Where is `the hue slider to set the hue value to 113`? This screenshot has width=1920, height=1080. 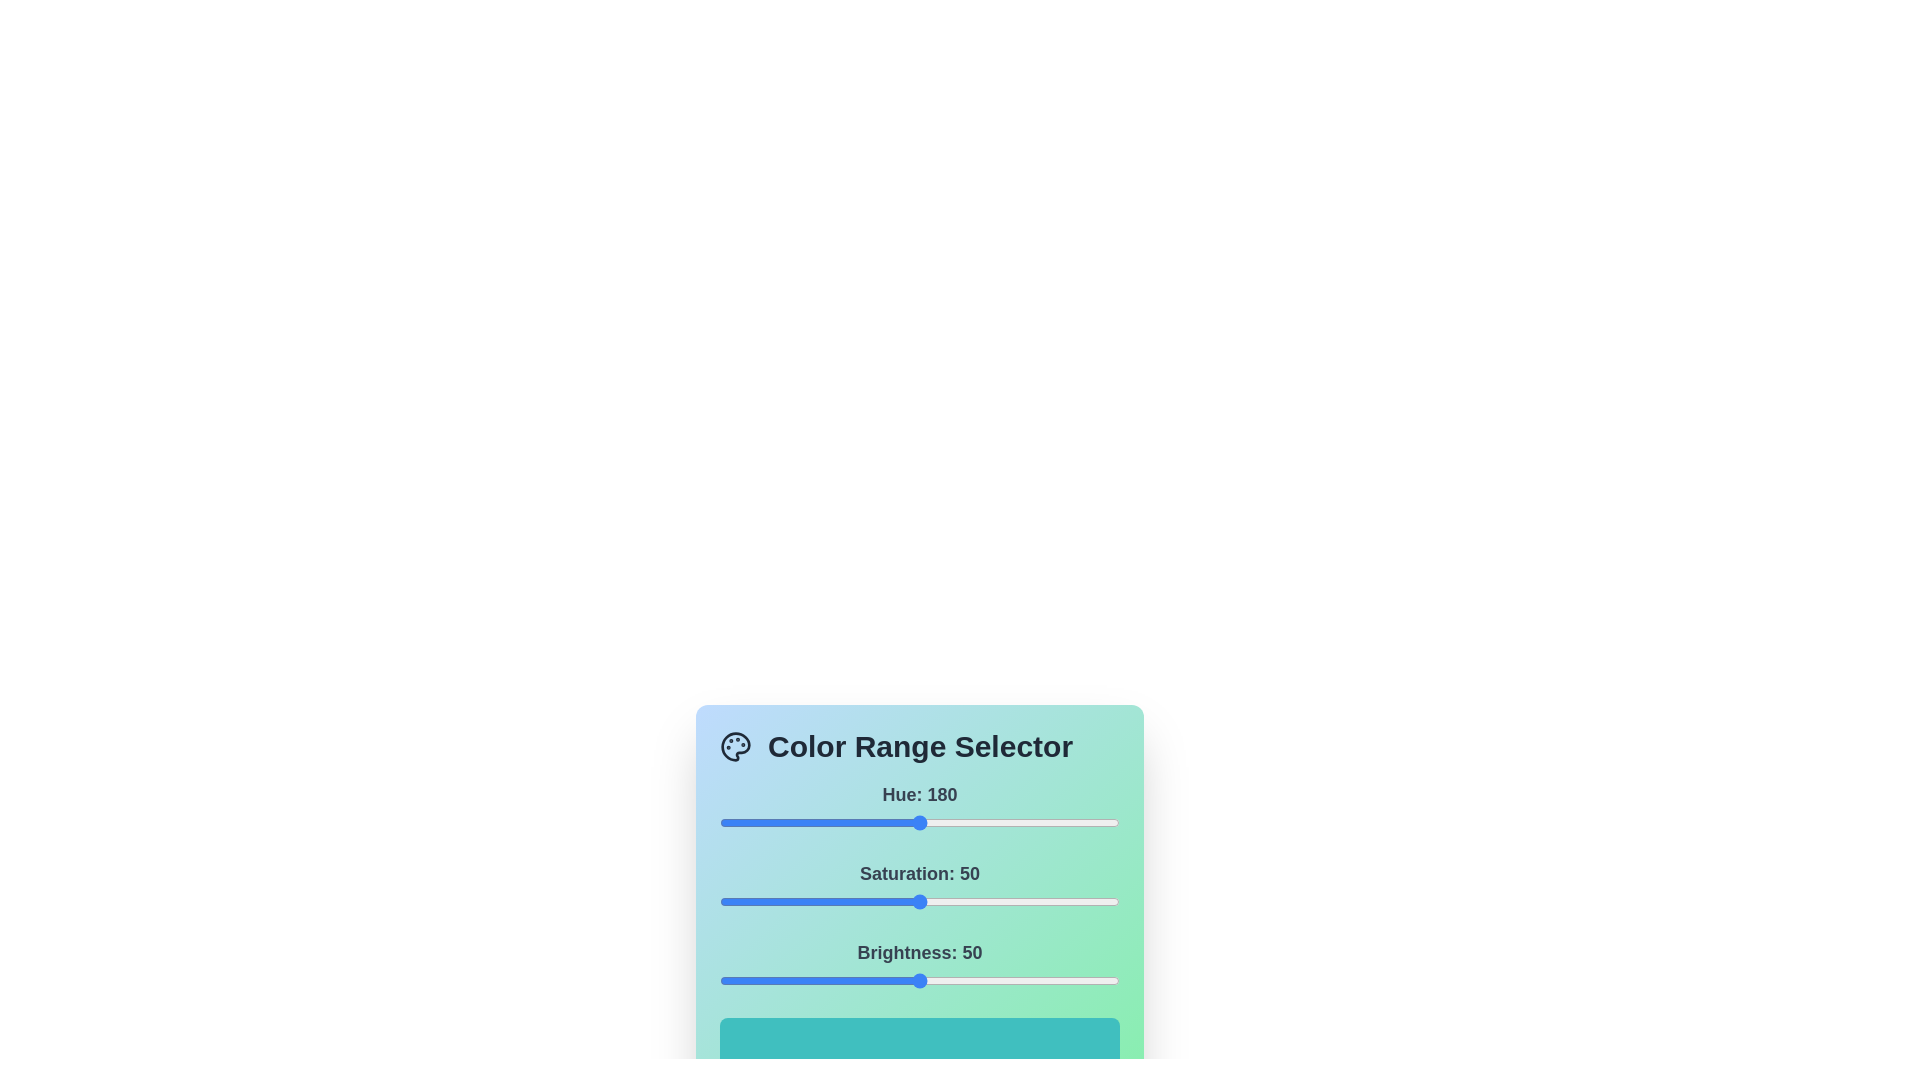
the hue slider to set the hue value to 113 is located at coordinates (845, 822).